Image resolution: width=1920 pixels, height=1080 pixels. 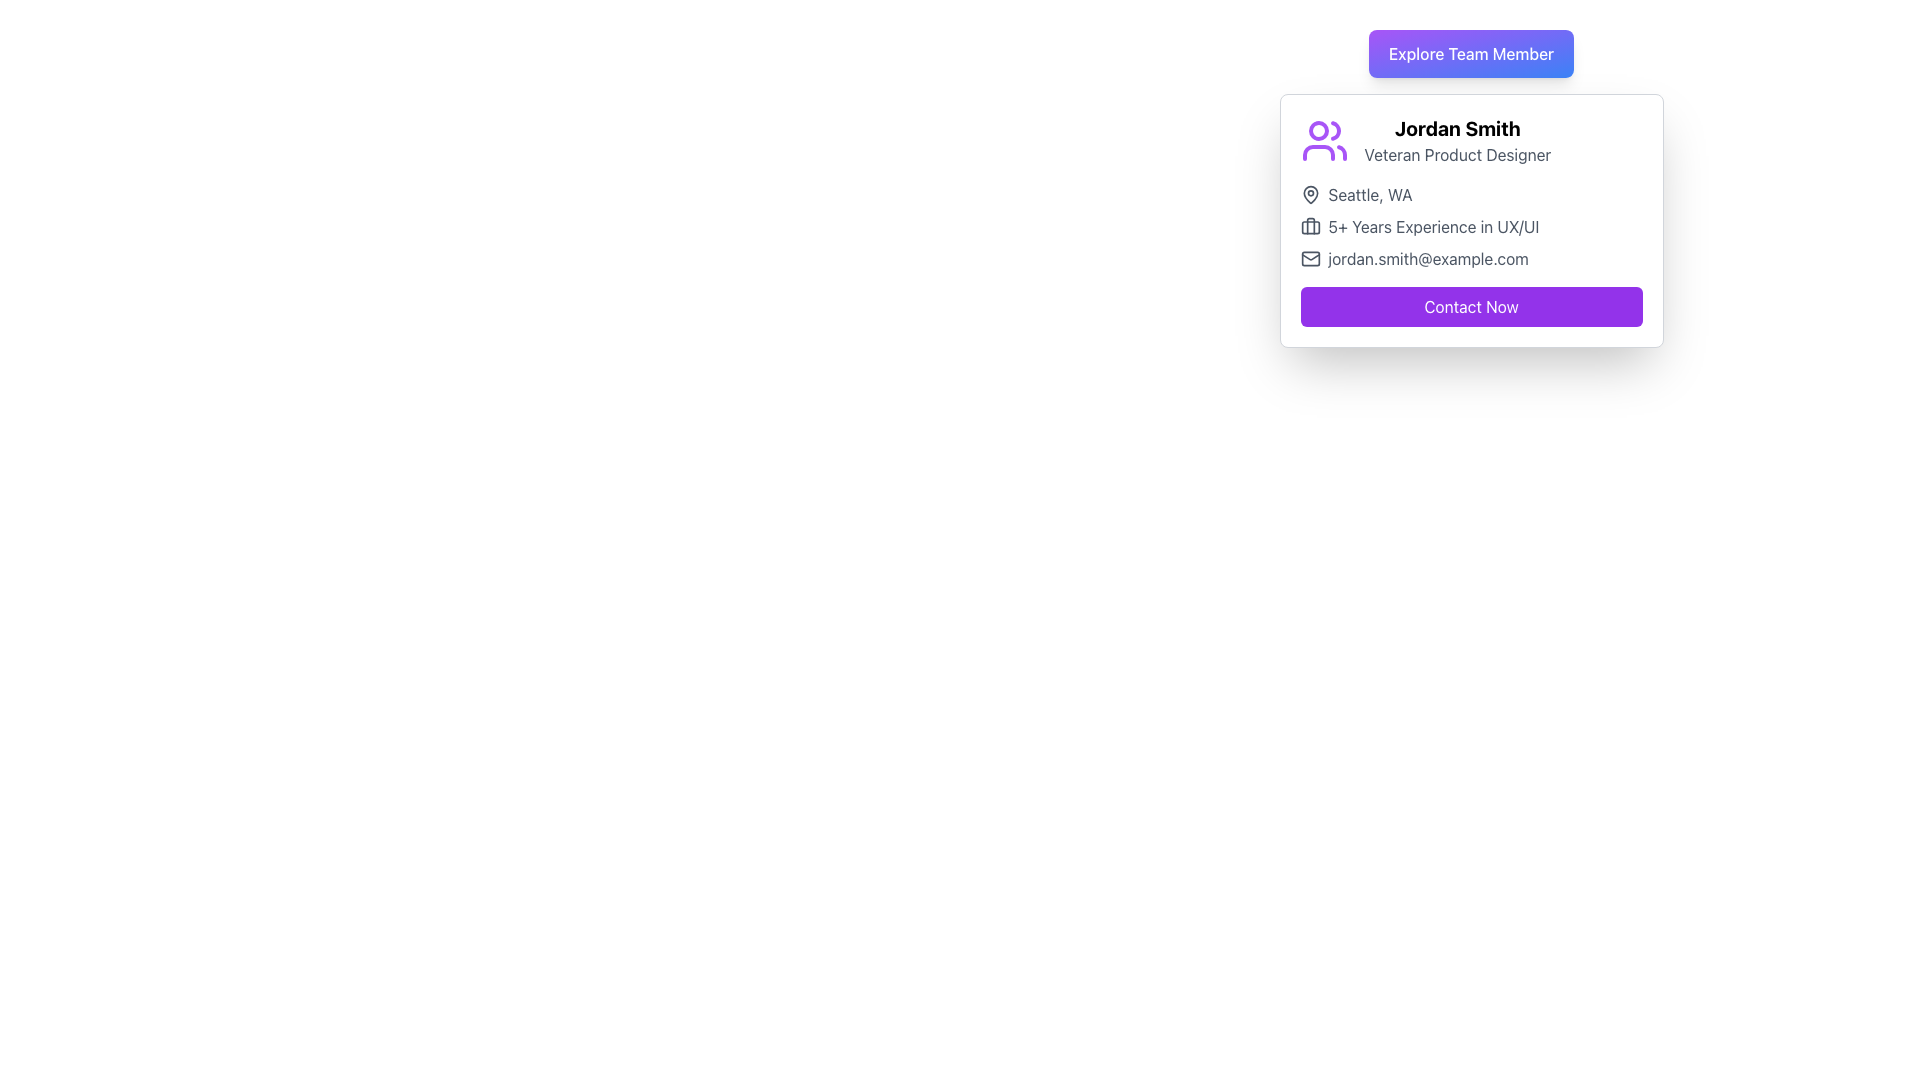 What do you see at coordinates (1369, 195) in the screenshot?
I see `the text label displaying 'Seattle, WA', which is styled in dark gray and positioned next to a location icon on a profile information card` at bounding box center [1369, 195].